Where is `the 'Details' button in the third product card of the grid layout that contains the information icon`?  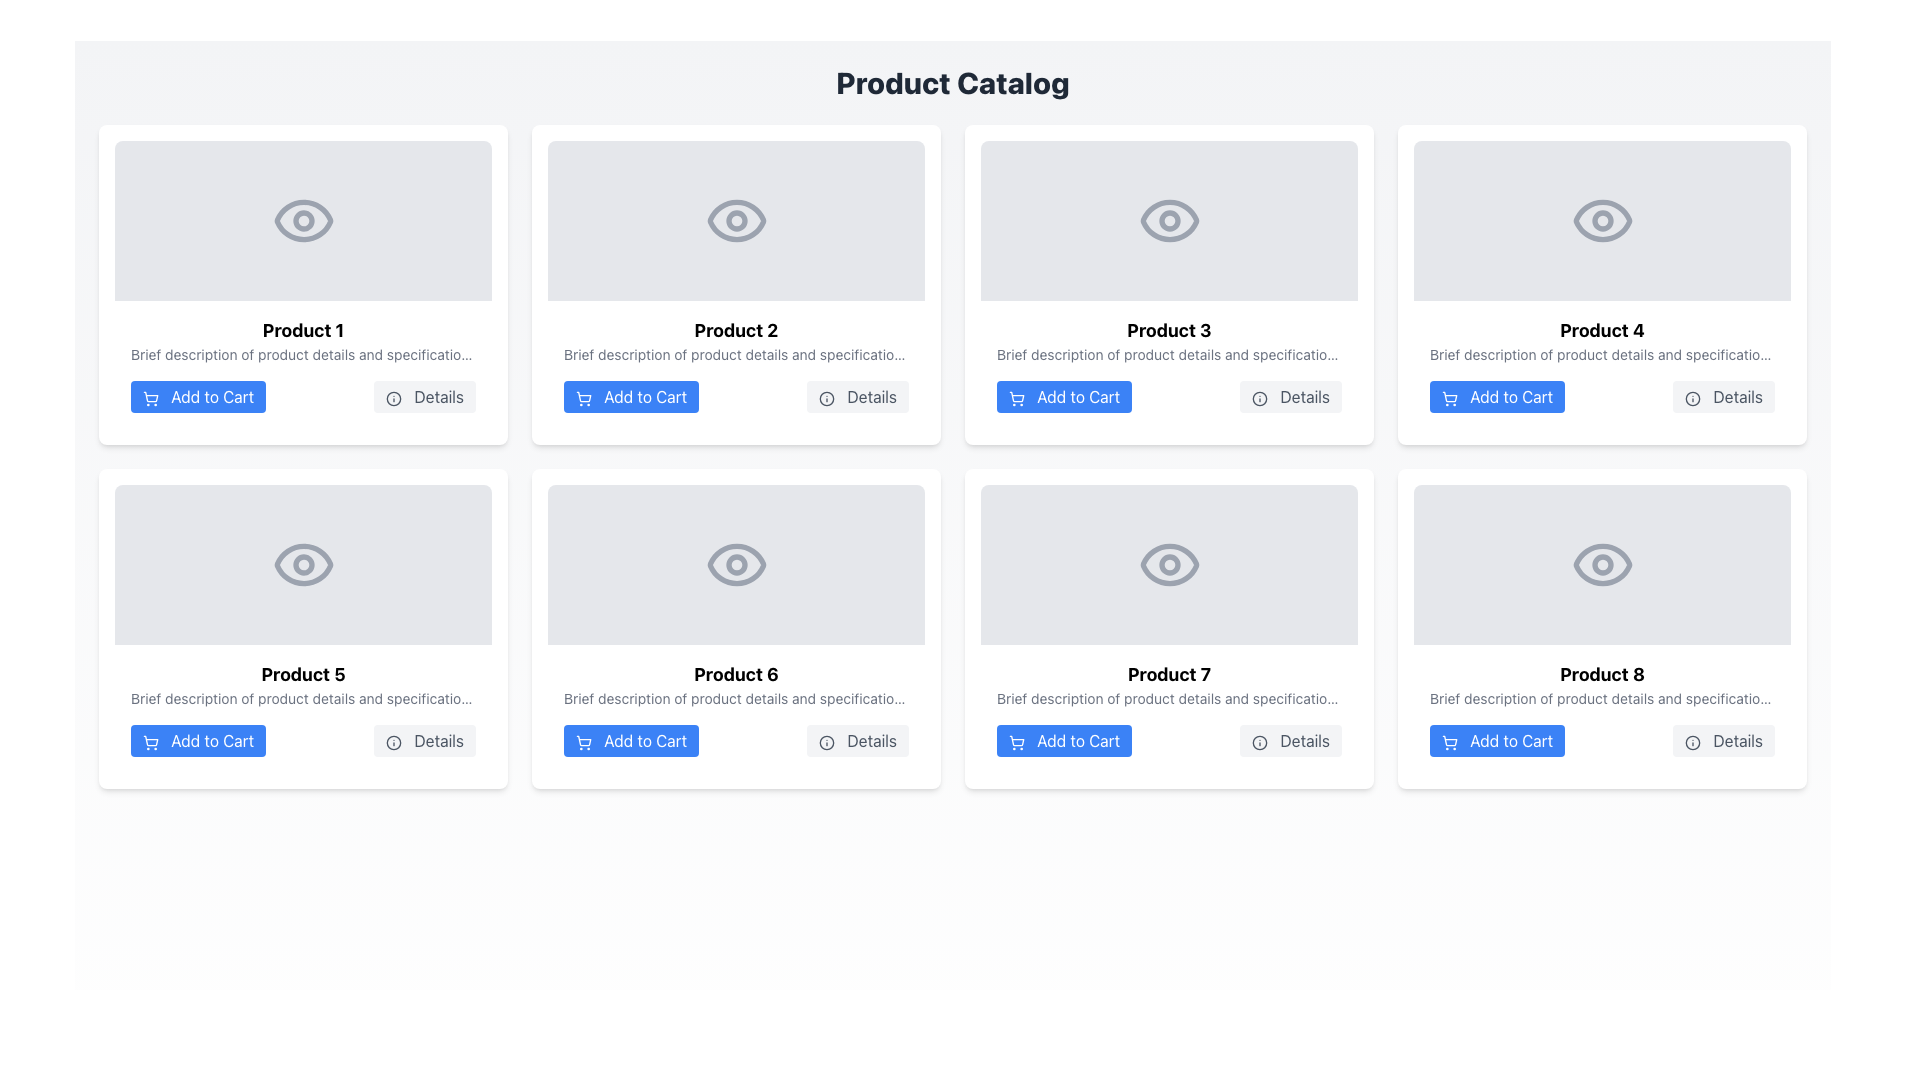
the 'Details' button in the third product card of the grid layout that contains the information icon is located at coordinates (1259, 398).